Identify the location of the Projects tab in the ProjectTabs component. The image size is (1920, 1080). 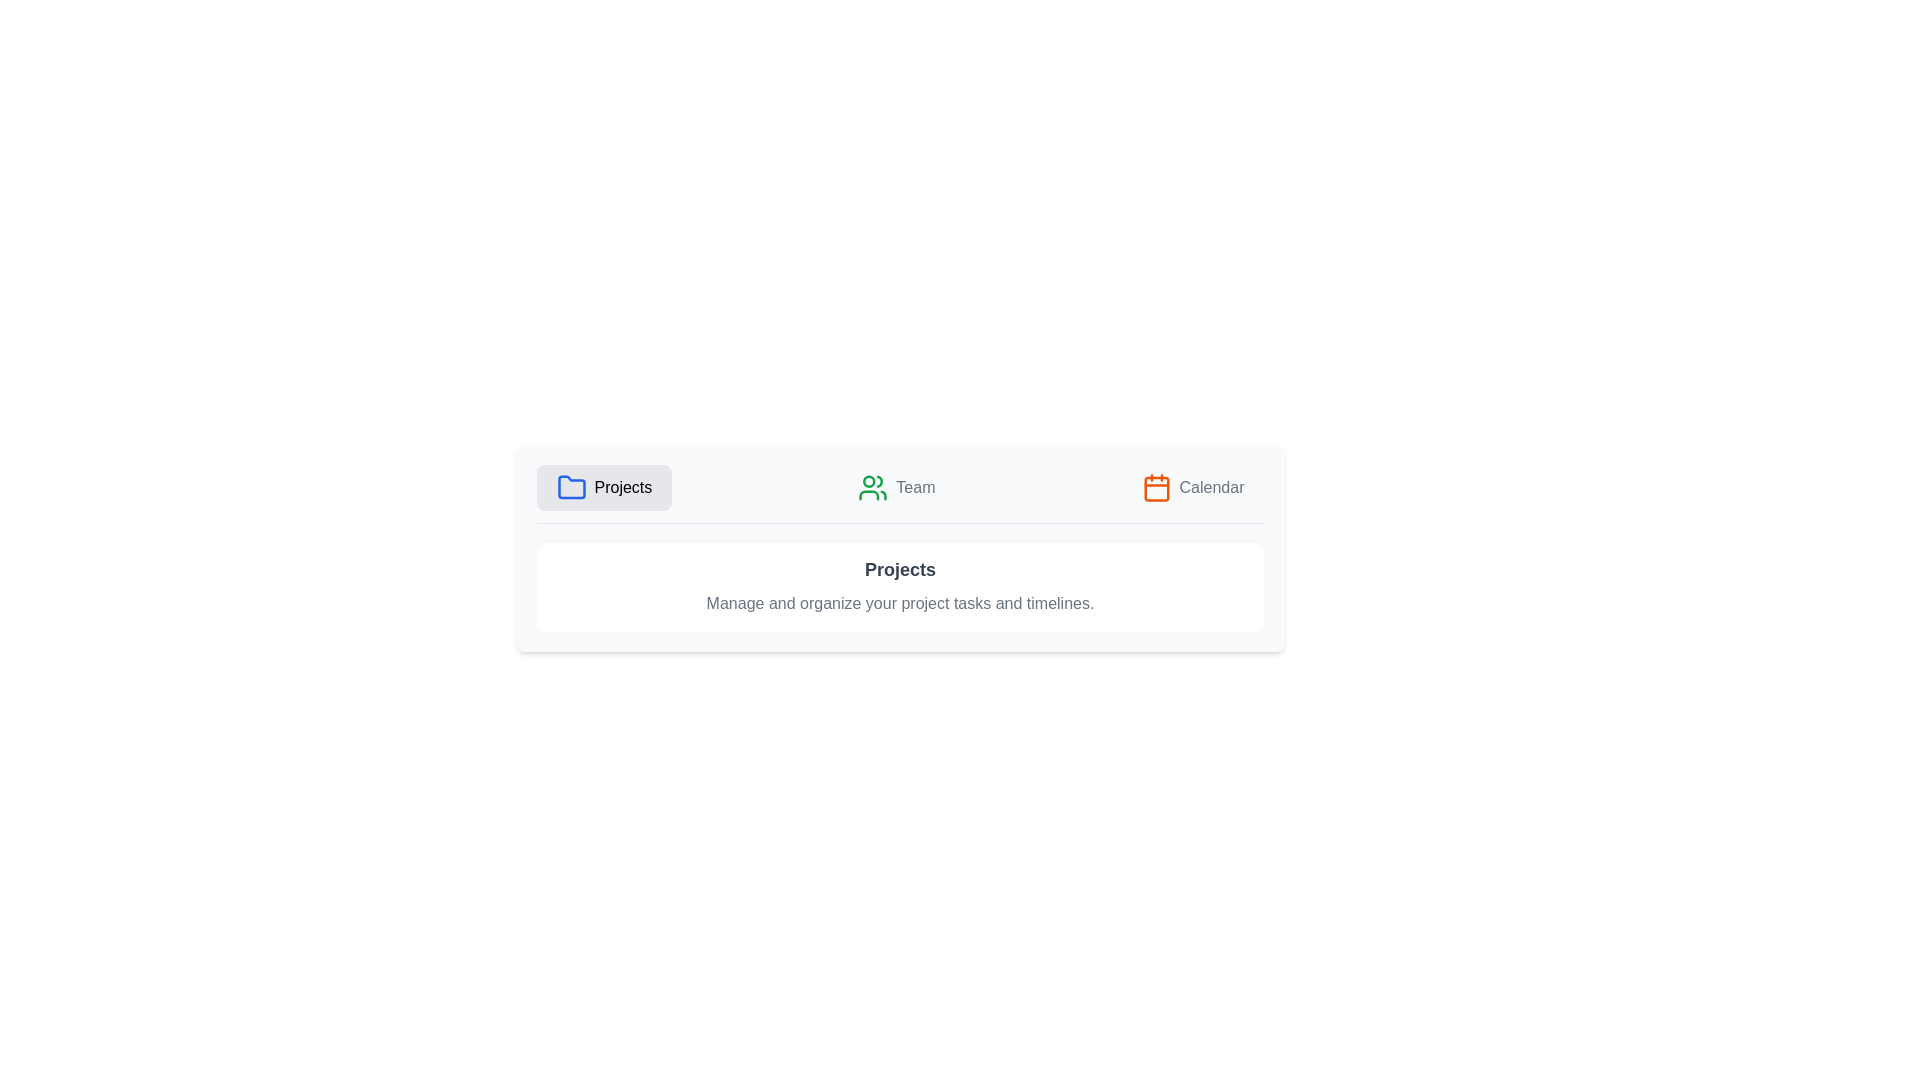
(603, 488).